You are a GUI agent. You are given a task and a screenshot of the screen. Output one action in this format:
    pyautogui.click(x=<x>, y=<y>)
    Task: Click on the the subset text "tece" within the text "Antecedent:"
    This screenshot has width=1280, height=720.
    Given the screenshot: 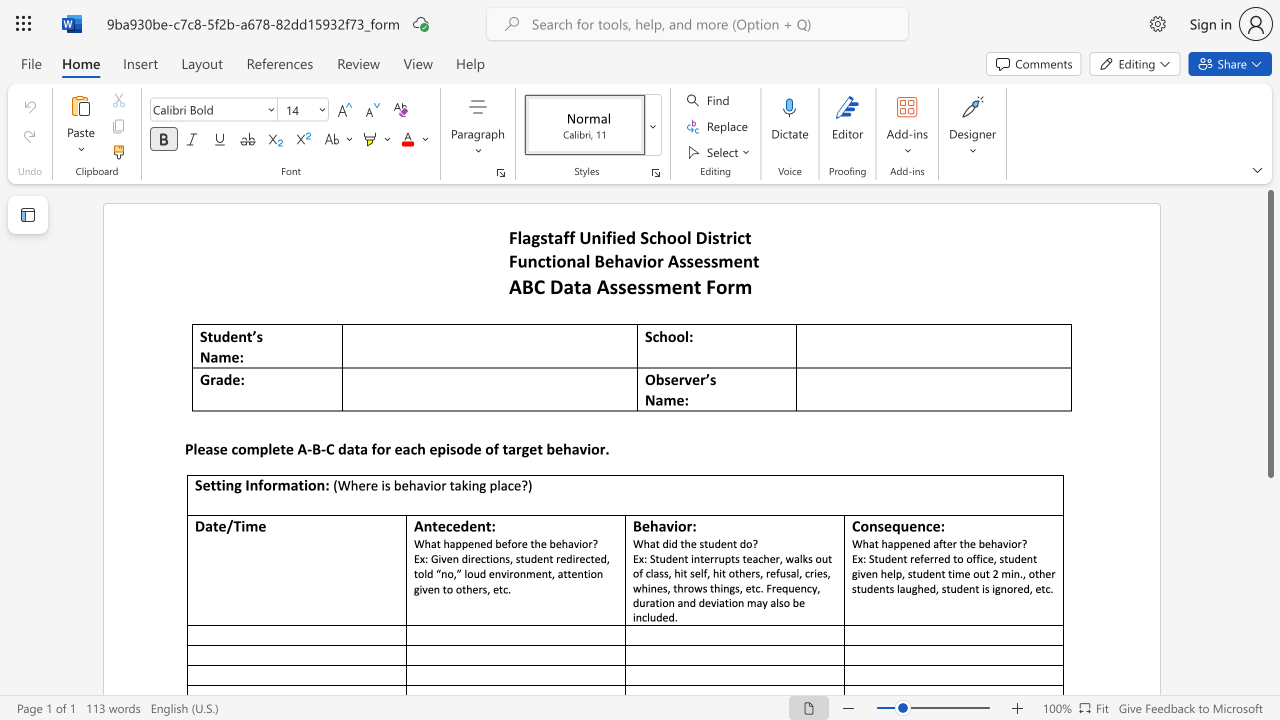 What is the action you would take?
    pyautogui.click(x=431, y=525)
    